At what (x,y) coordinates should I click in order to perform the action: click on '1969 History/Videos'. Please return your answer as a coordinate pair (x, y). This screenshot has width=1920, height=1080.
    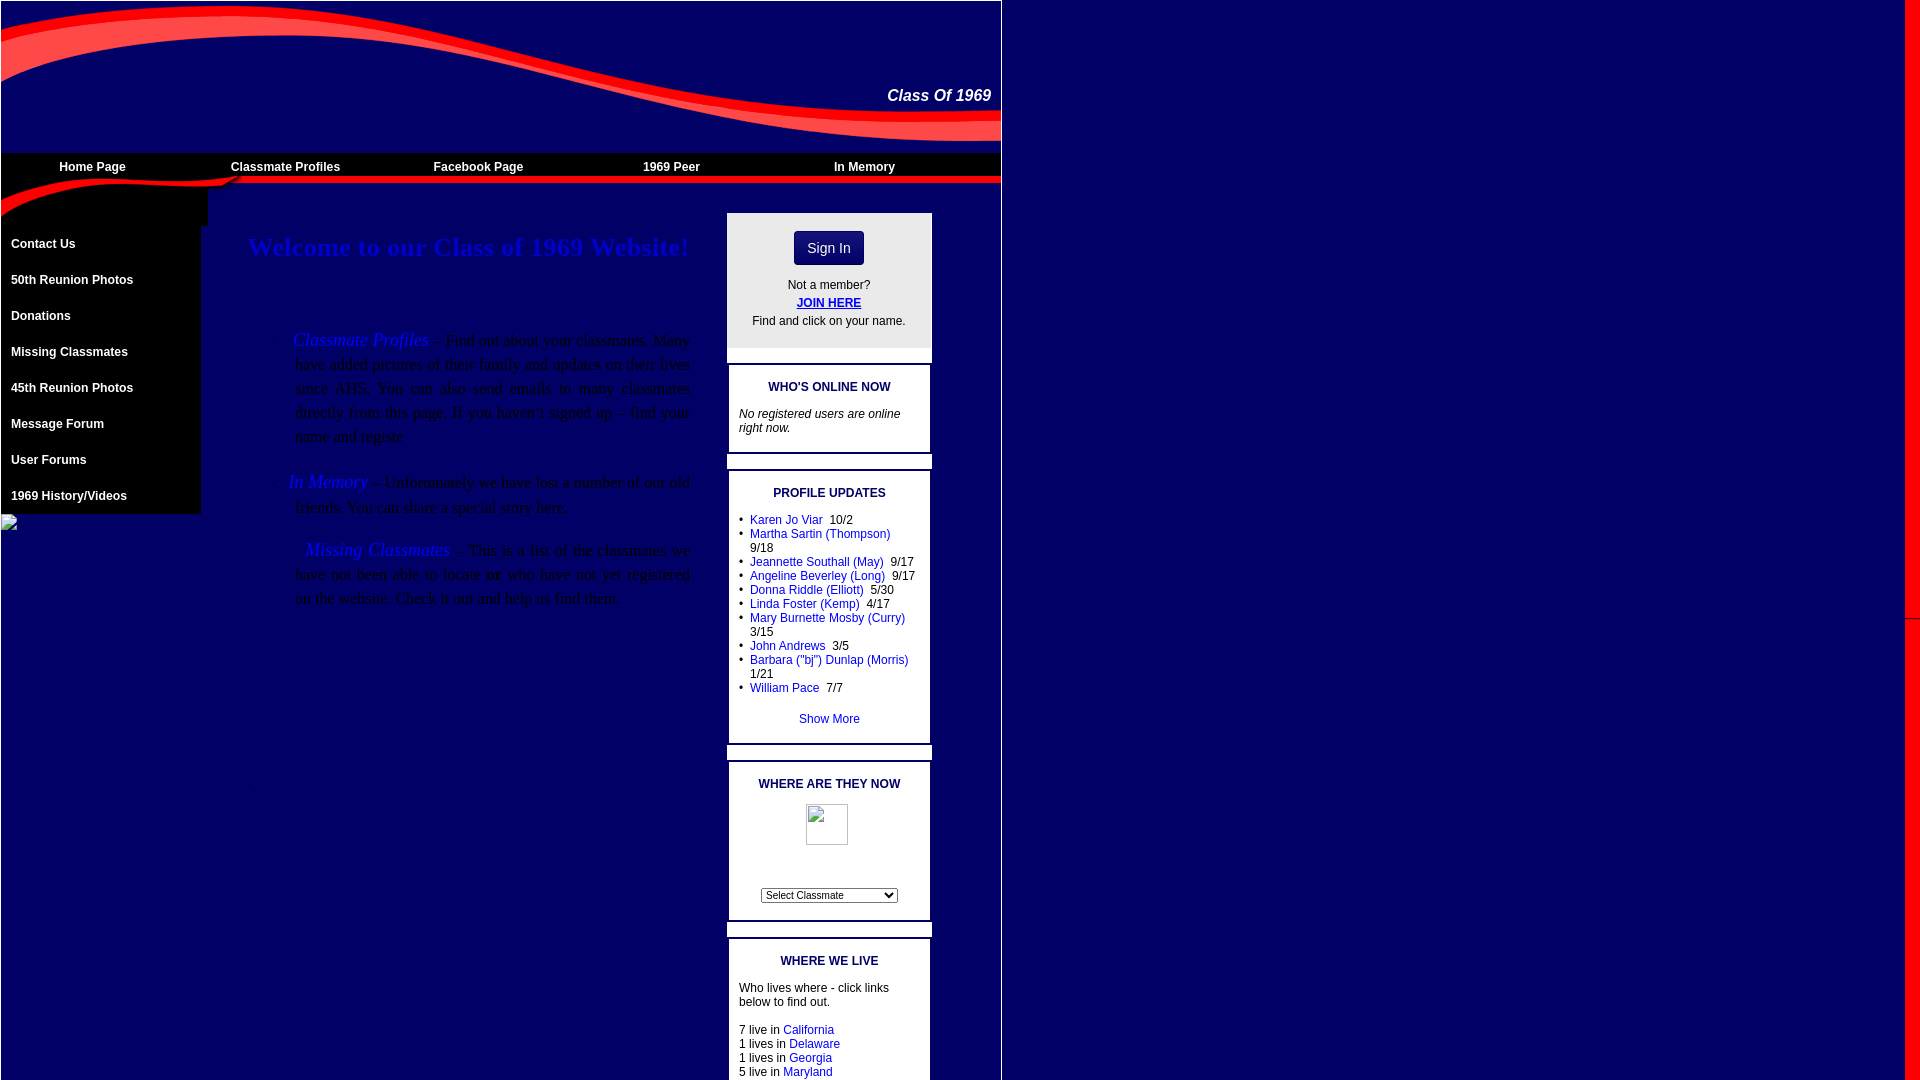
    Looking at the image, I should click on (99, 495).